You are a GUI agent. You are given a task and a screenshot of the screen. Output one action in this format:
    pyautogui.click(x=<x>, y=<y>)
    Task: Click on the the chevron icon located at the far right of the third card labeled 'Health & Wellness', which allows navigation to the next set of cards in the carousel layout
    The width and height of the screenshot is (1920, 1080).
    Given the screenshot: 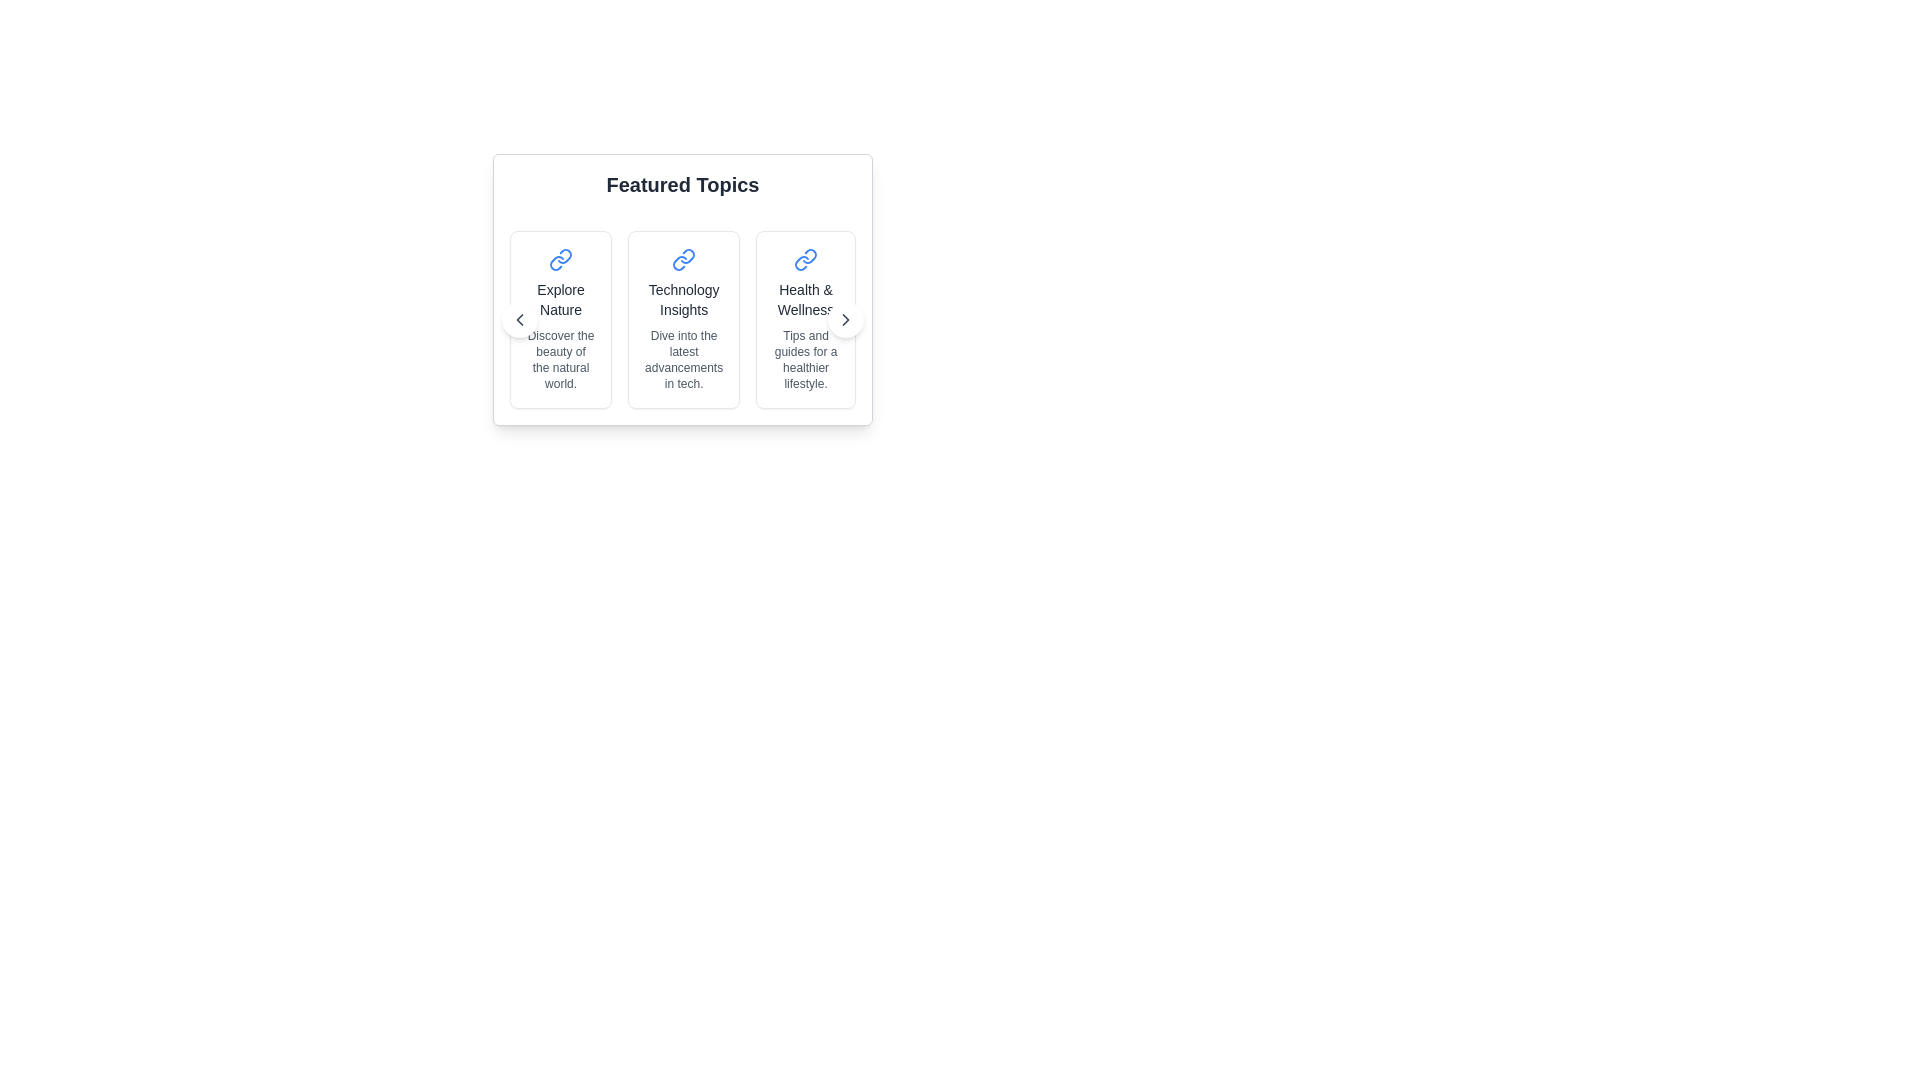 What is the action you would take?
    pyautogui.click(x=845, y=319)
    